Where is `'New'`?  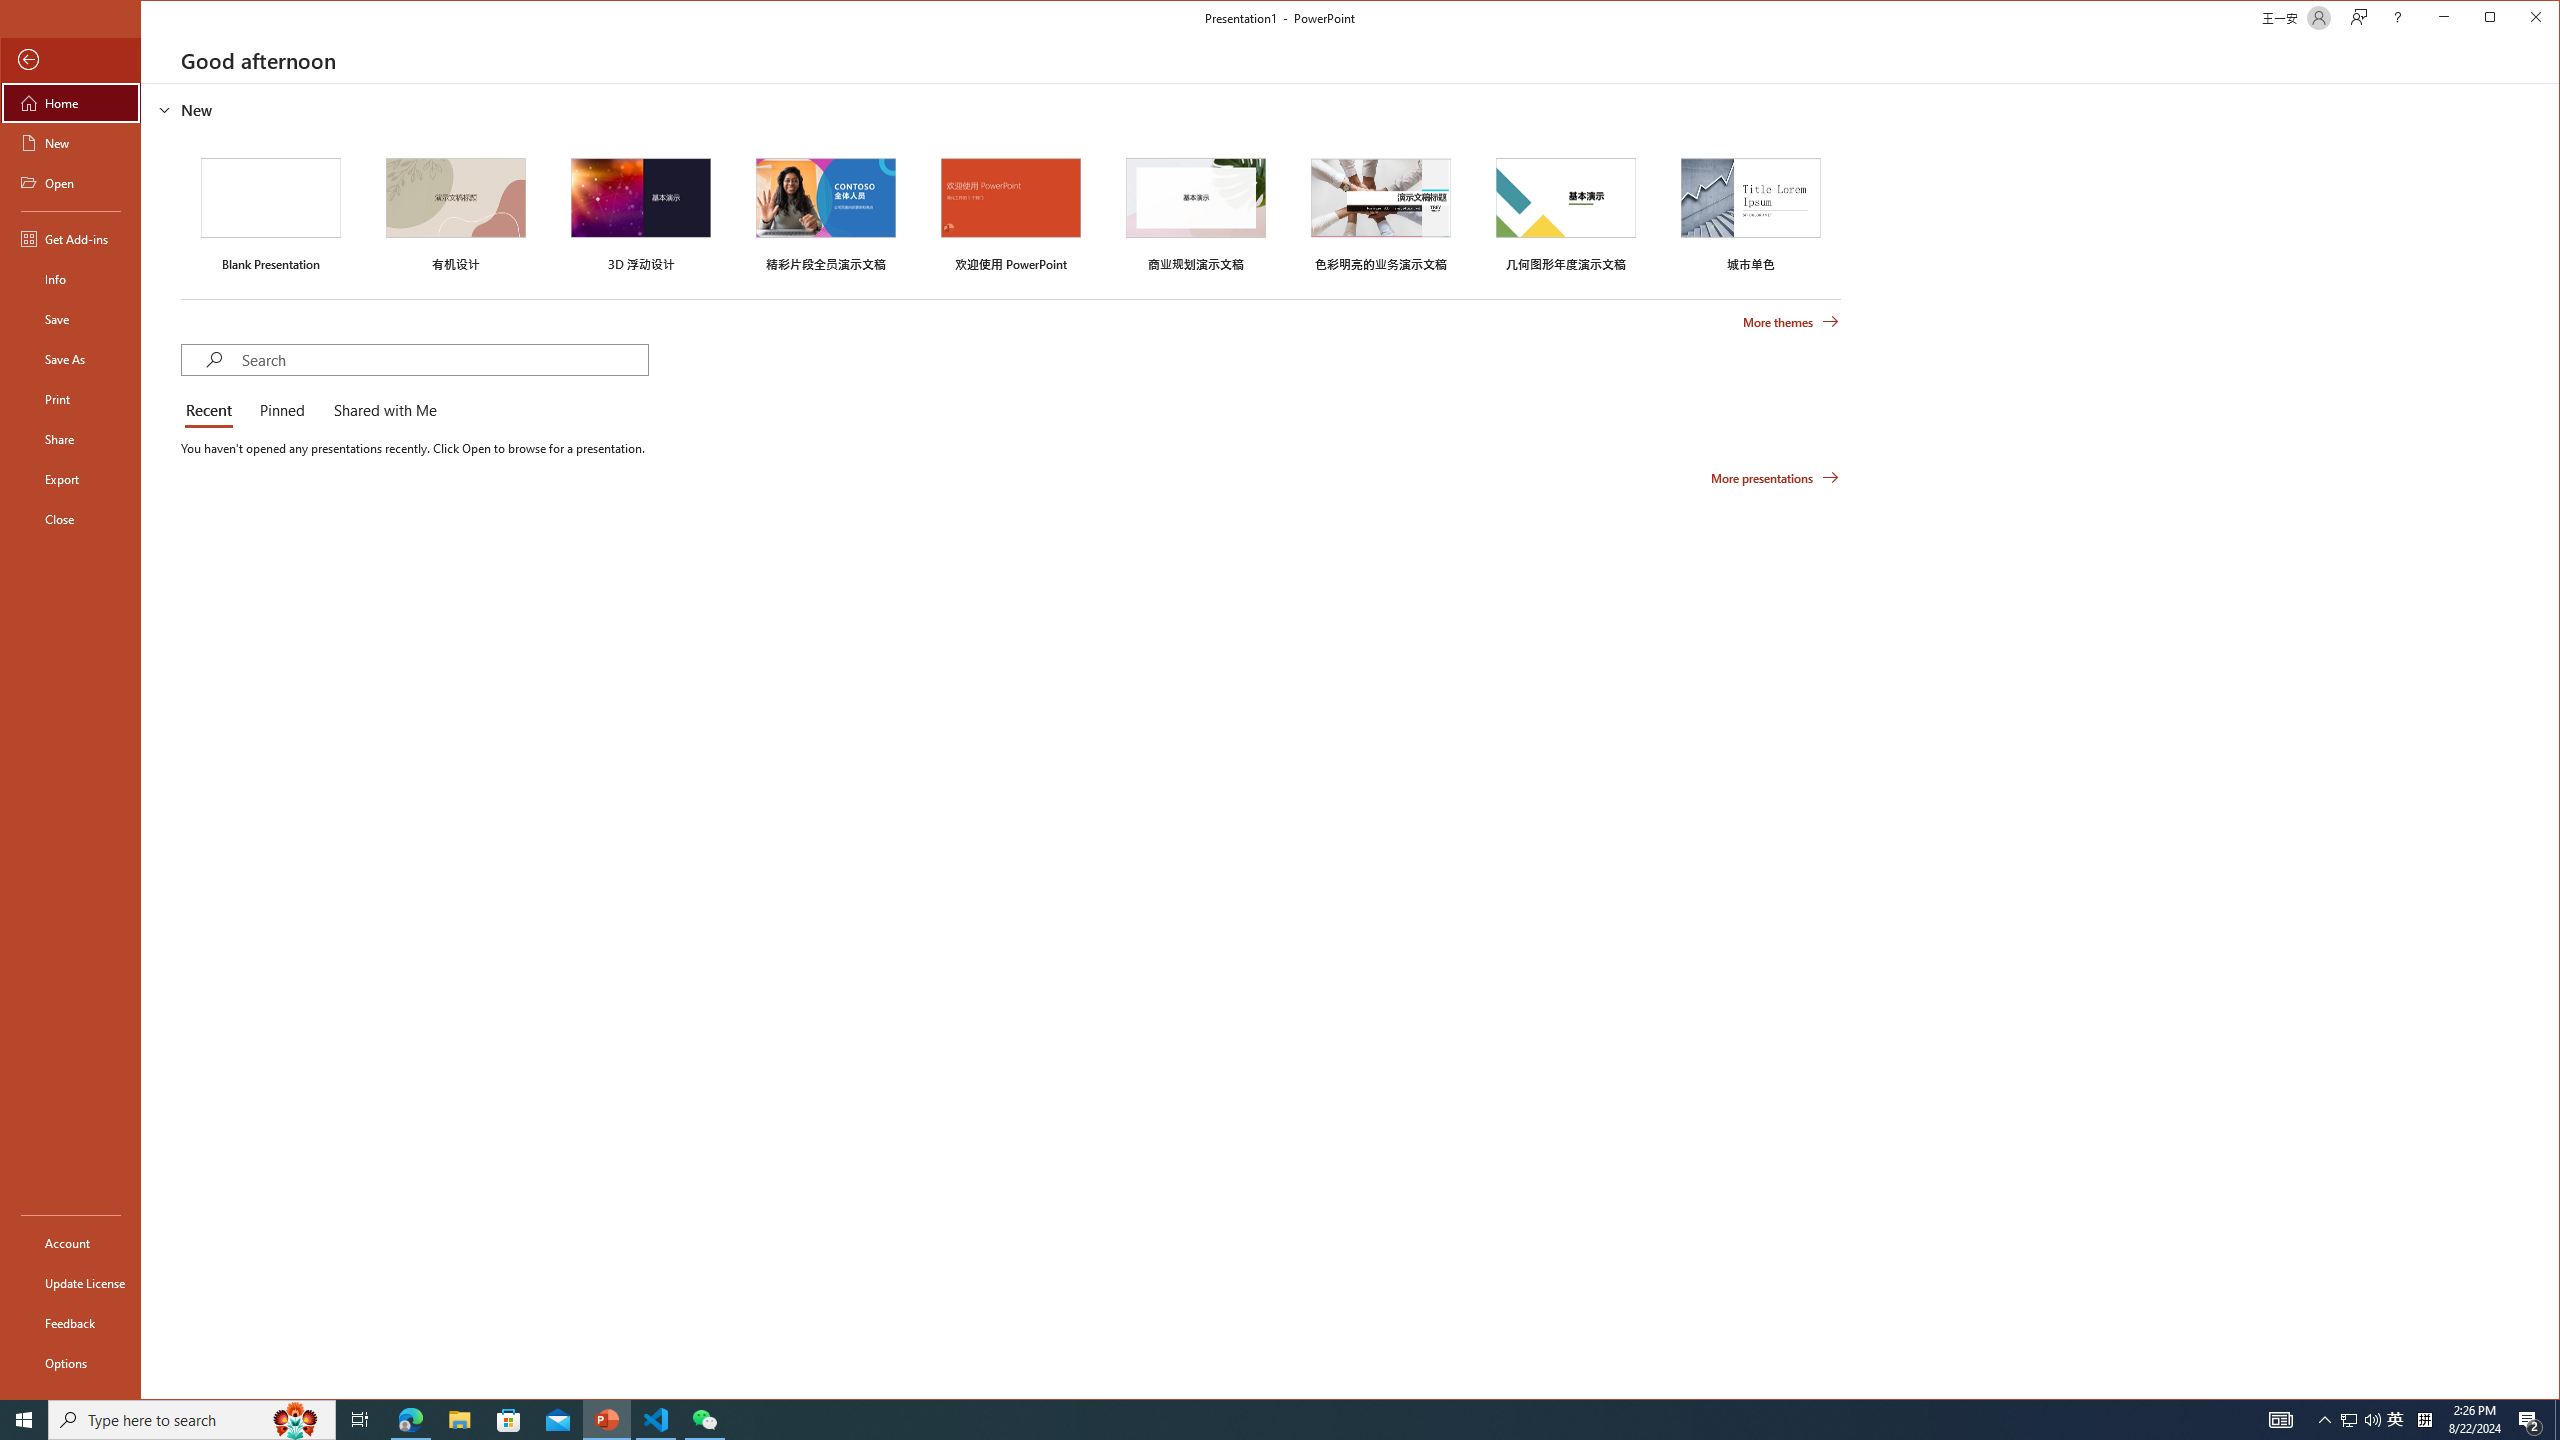
'New' is located at coordinates (69, 141).